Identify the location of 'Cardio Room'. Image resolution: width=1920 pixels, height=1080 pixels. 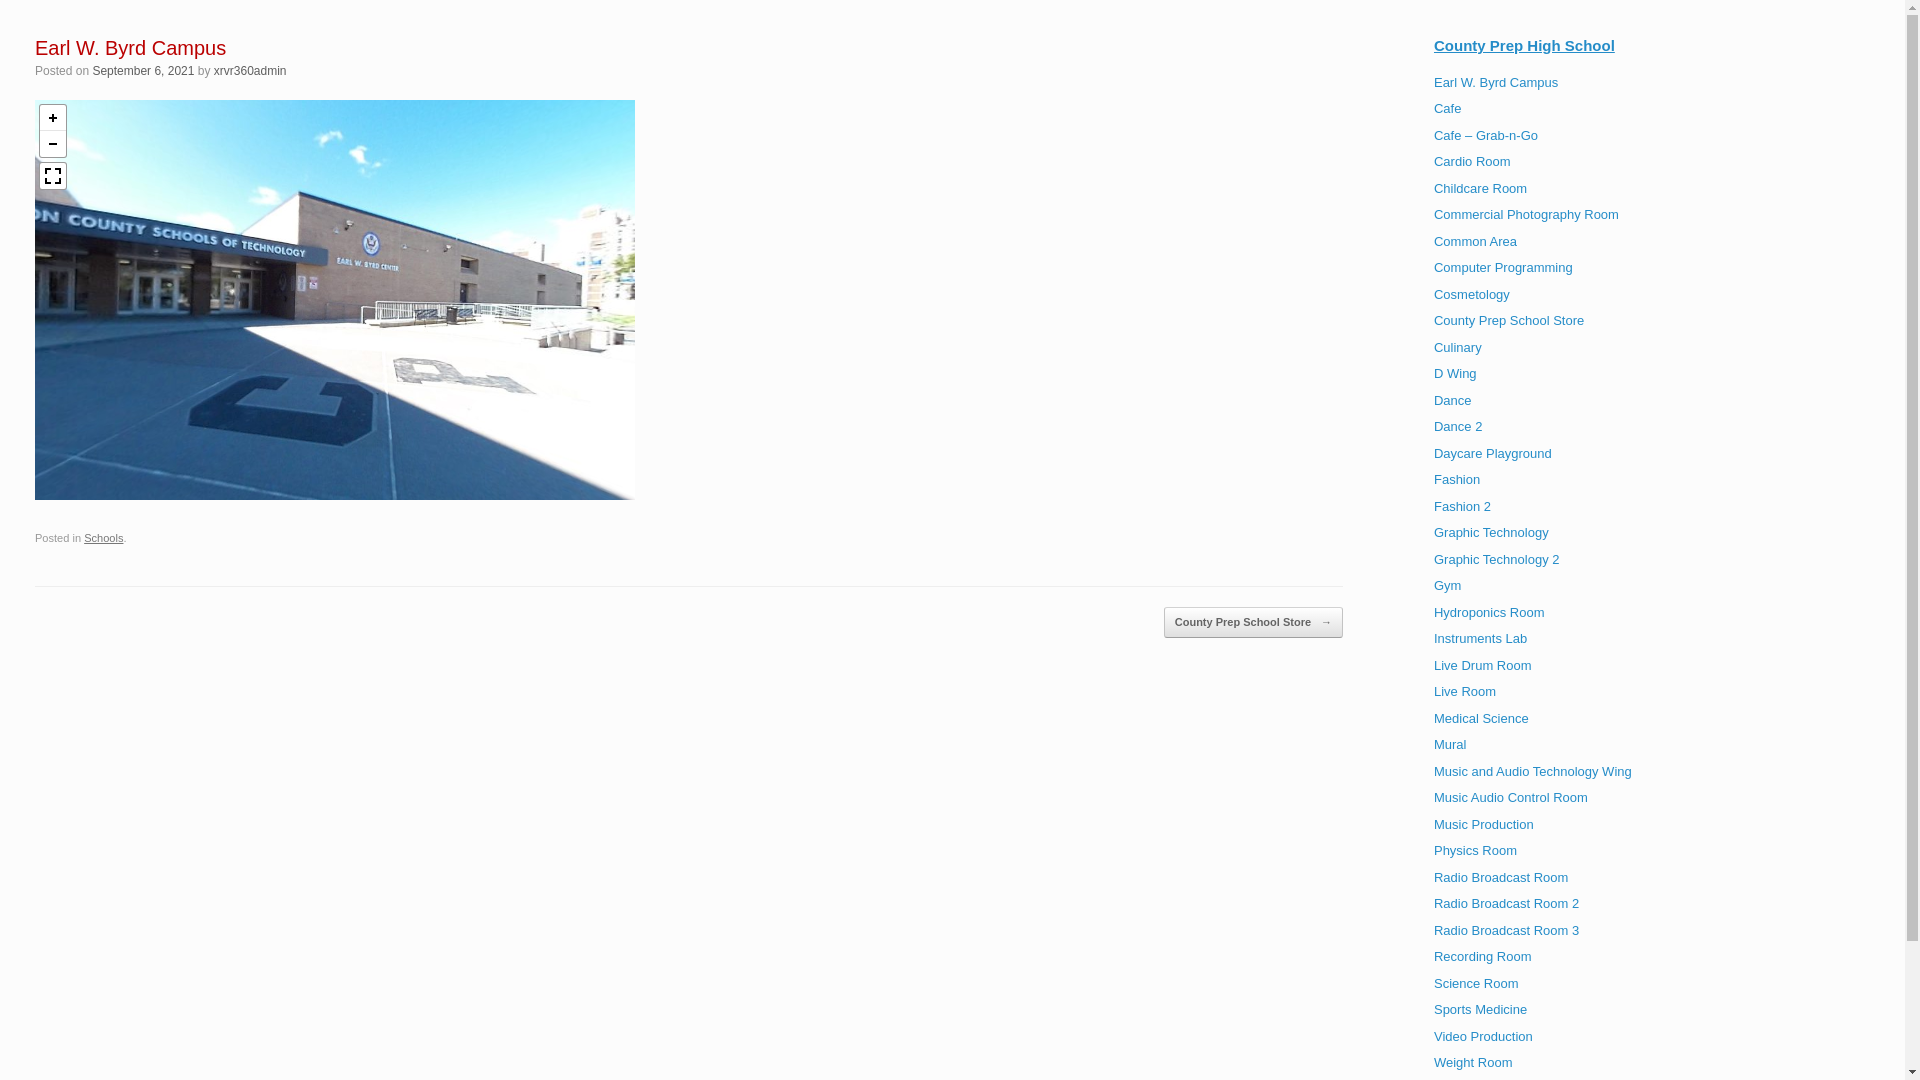
(1472, 160).